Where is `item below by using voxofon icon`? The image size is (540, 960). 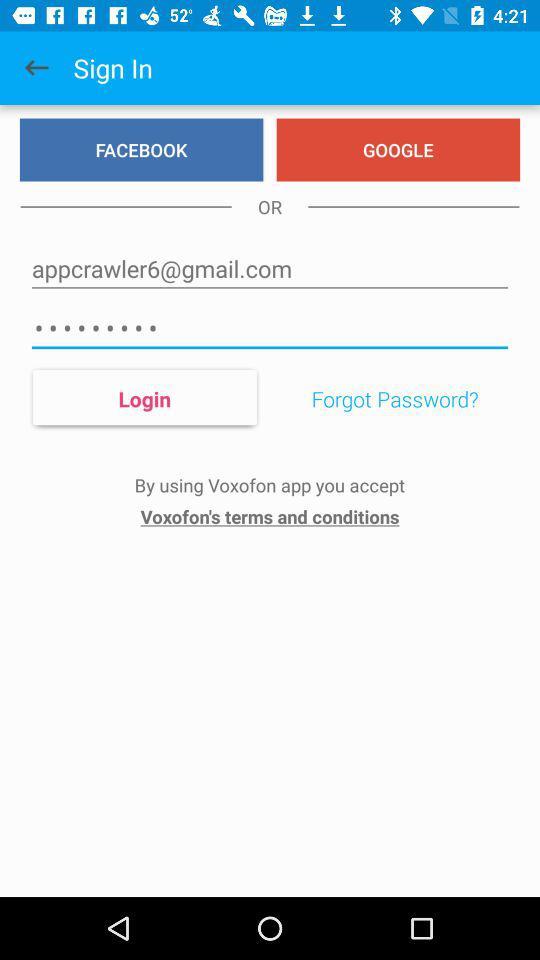 item below by using voxofon icon is located at coordinates (270, 515).